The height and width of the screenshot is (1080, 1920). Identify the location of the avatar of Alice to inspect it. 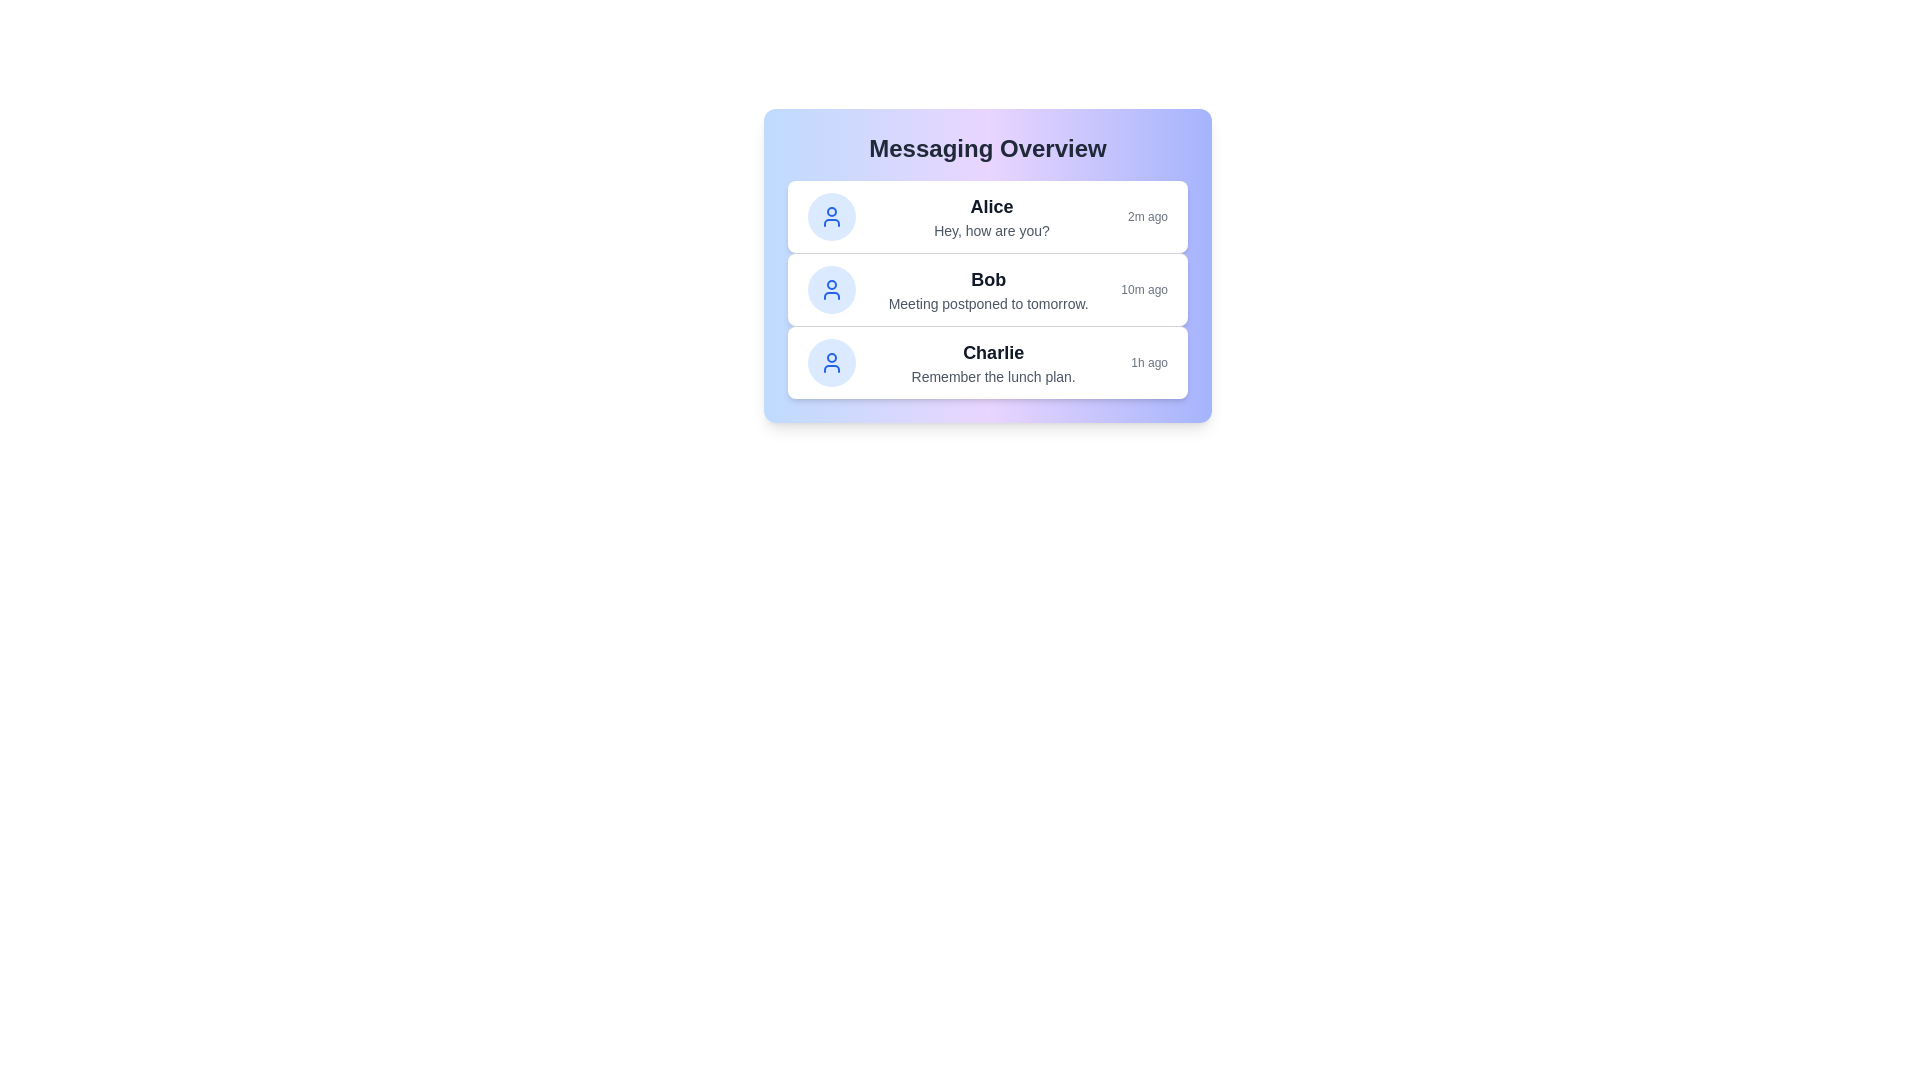
(831, 216).